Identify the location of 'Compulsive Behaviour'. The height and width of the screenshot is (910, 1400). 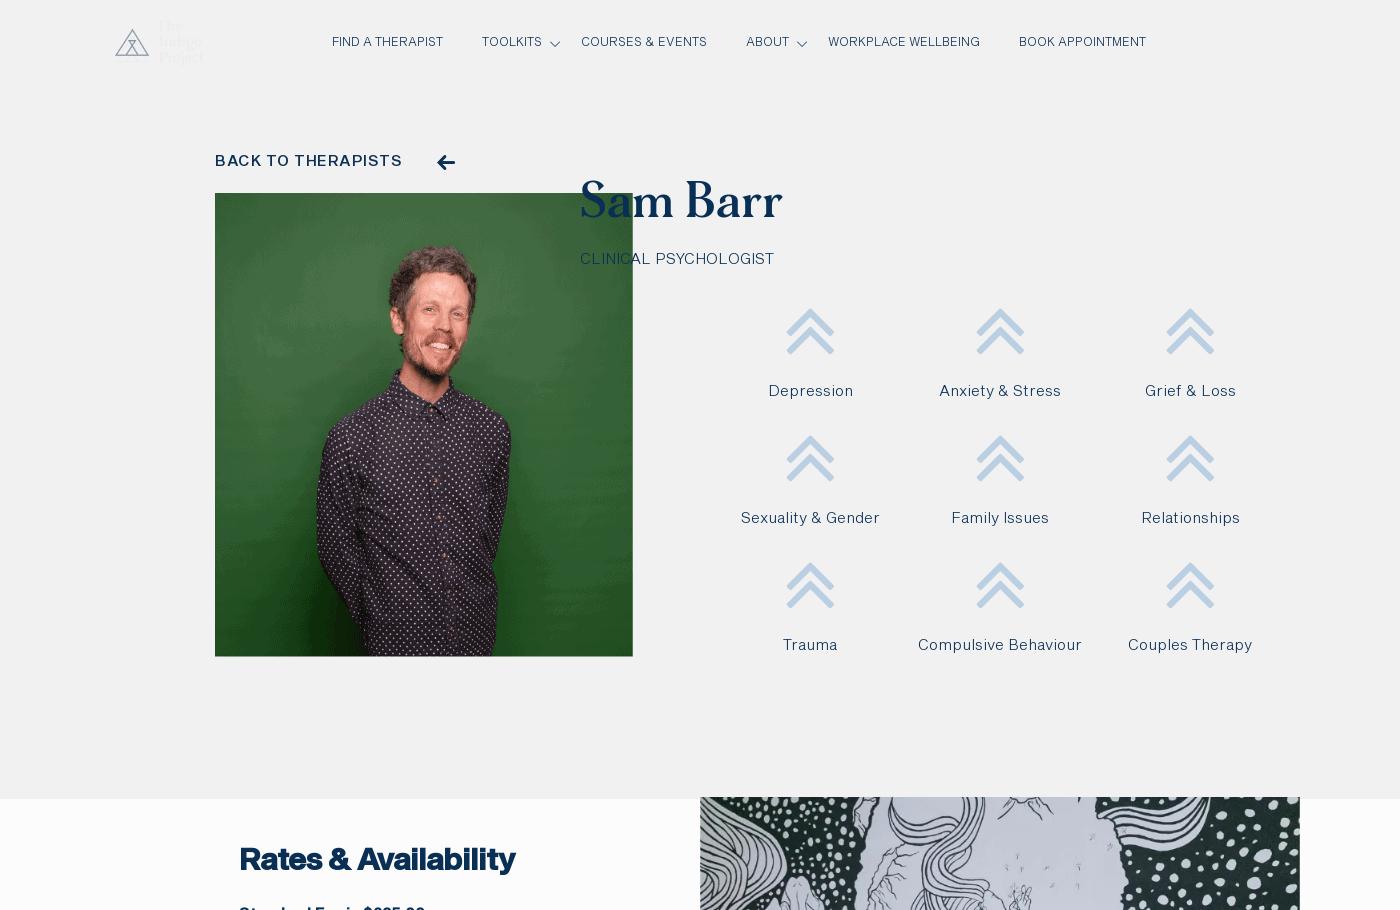
(917, 644).